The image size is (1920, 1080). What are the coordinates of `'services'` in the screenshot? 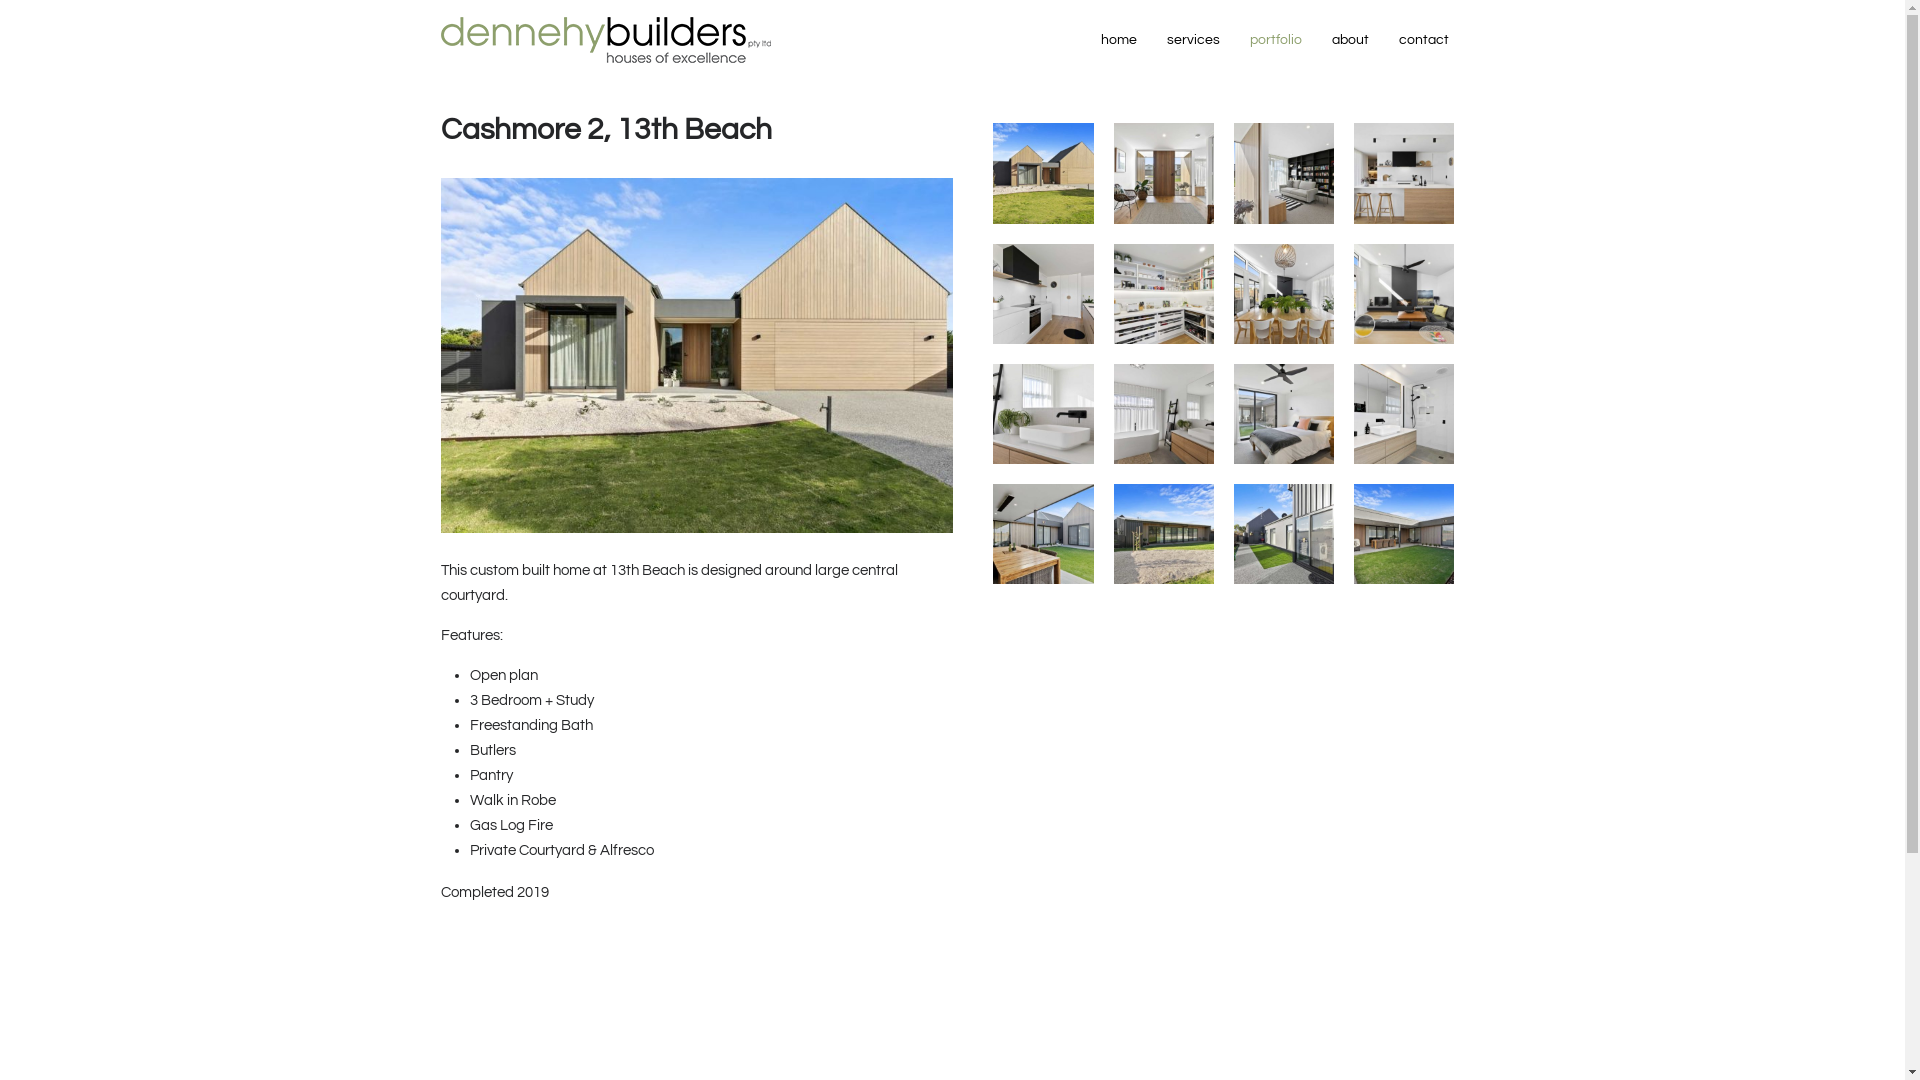 It's located at (1193, 39).